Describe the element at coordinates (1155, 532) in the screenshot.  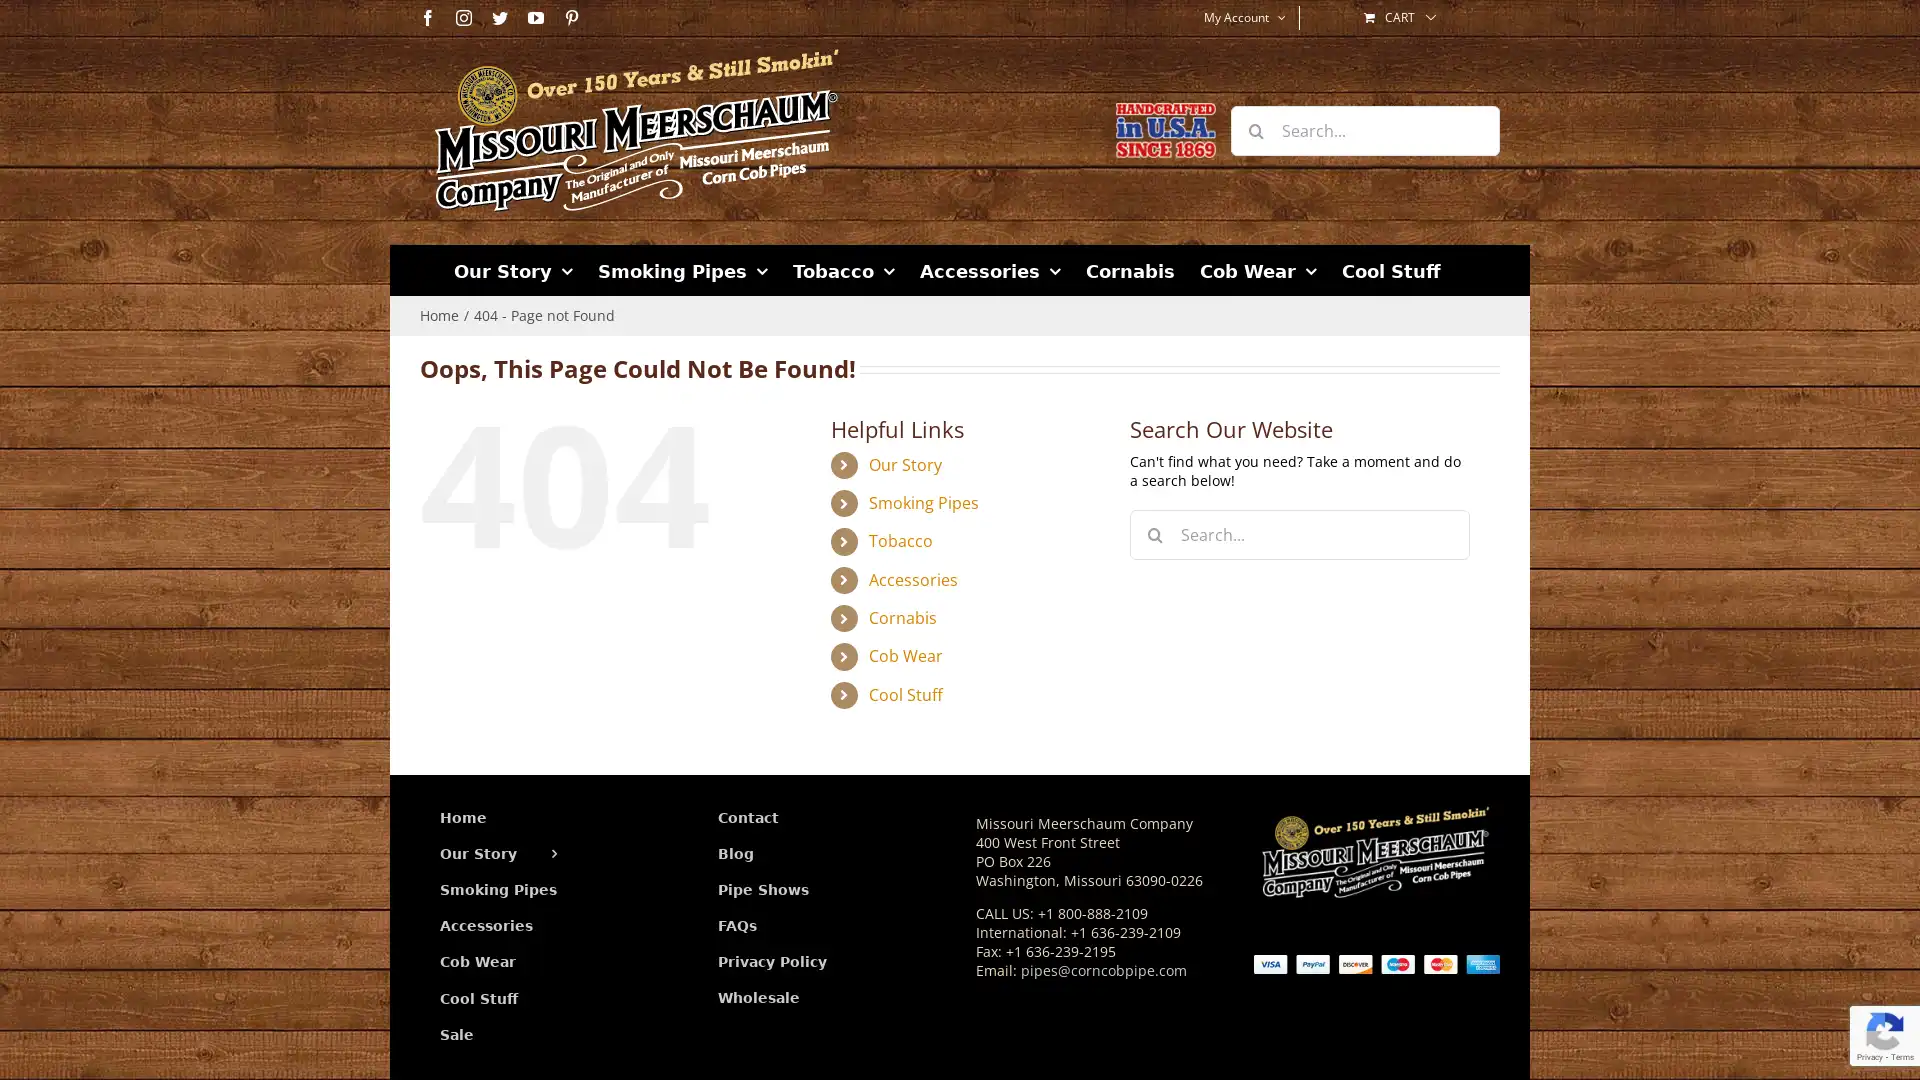
I see `Search` at that location.